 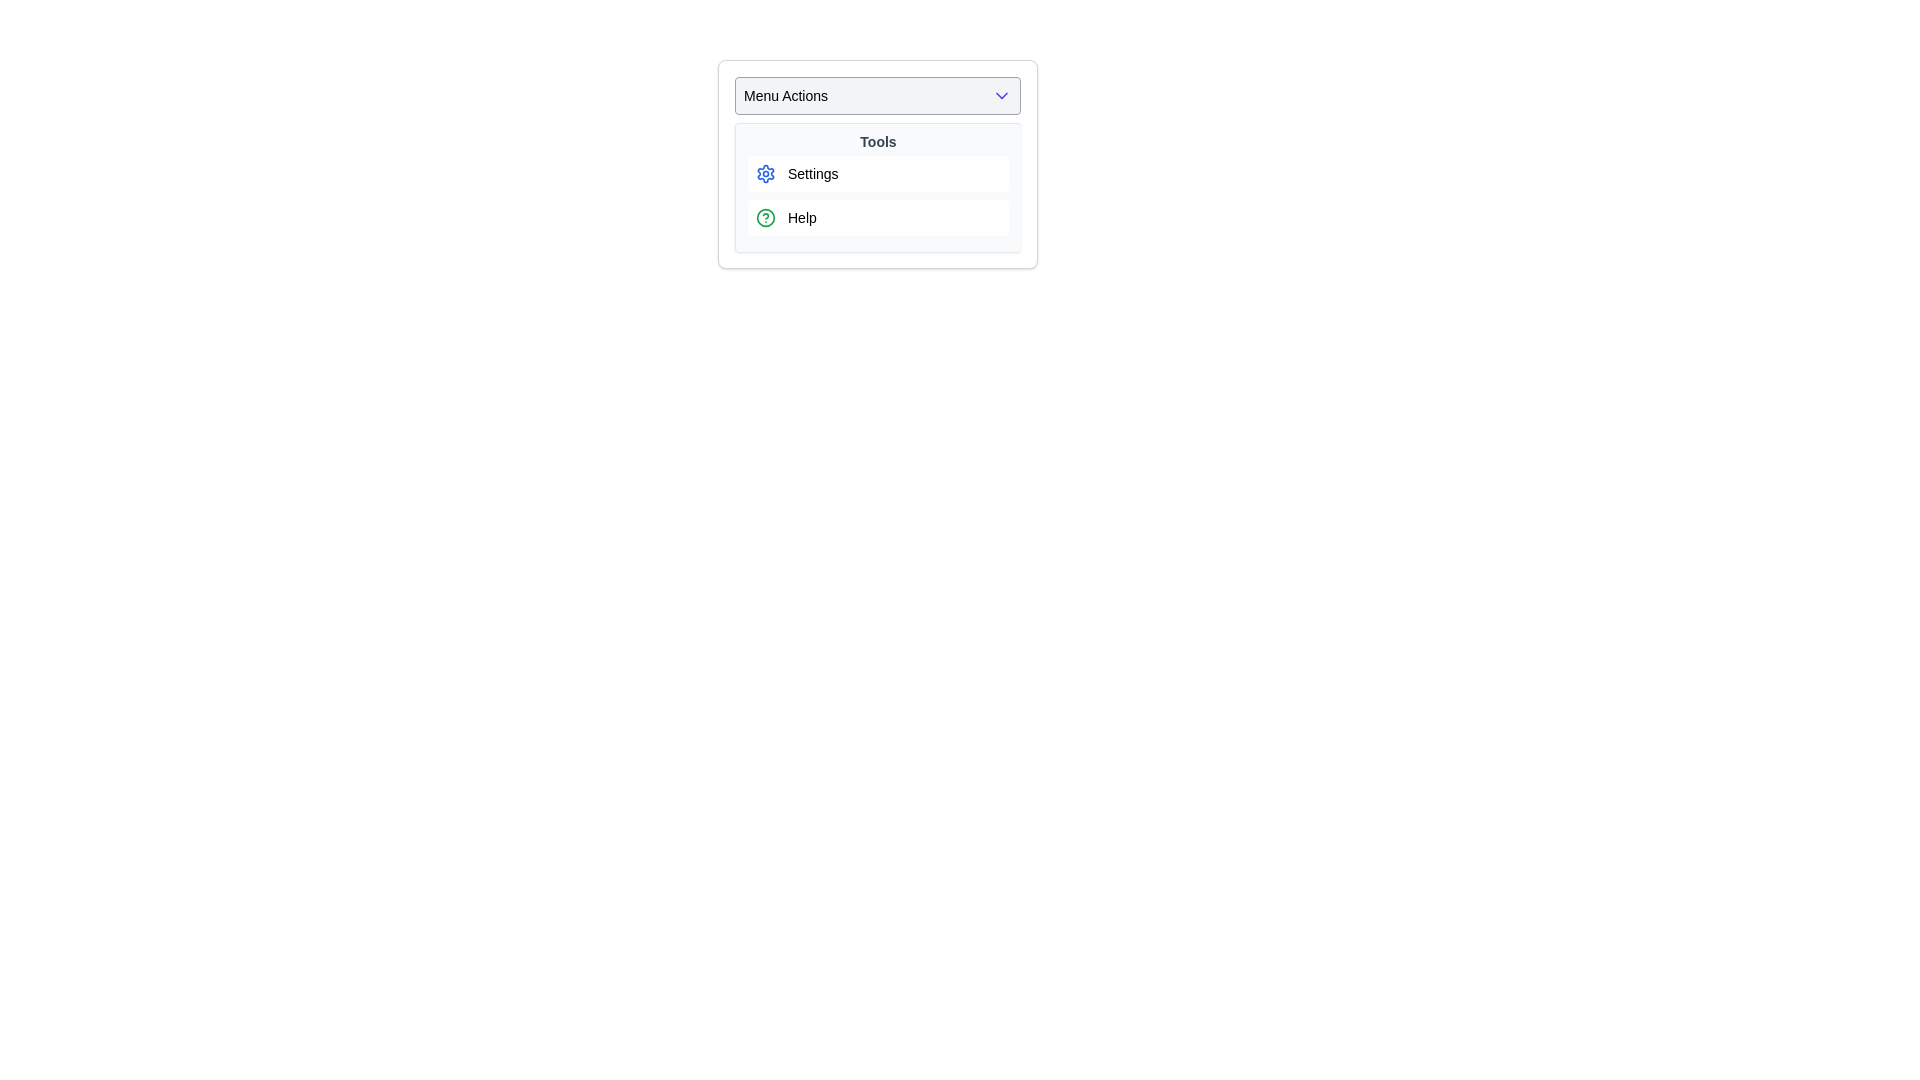 I want to click on the 'Help' text label, which serves as a description for the 'Help' function and is located below the 'Settings' option in the 'Tools' menu, so click(x=802, y=218).